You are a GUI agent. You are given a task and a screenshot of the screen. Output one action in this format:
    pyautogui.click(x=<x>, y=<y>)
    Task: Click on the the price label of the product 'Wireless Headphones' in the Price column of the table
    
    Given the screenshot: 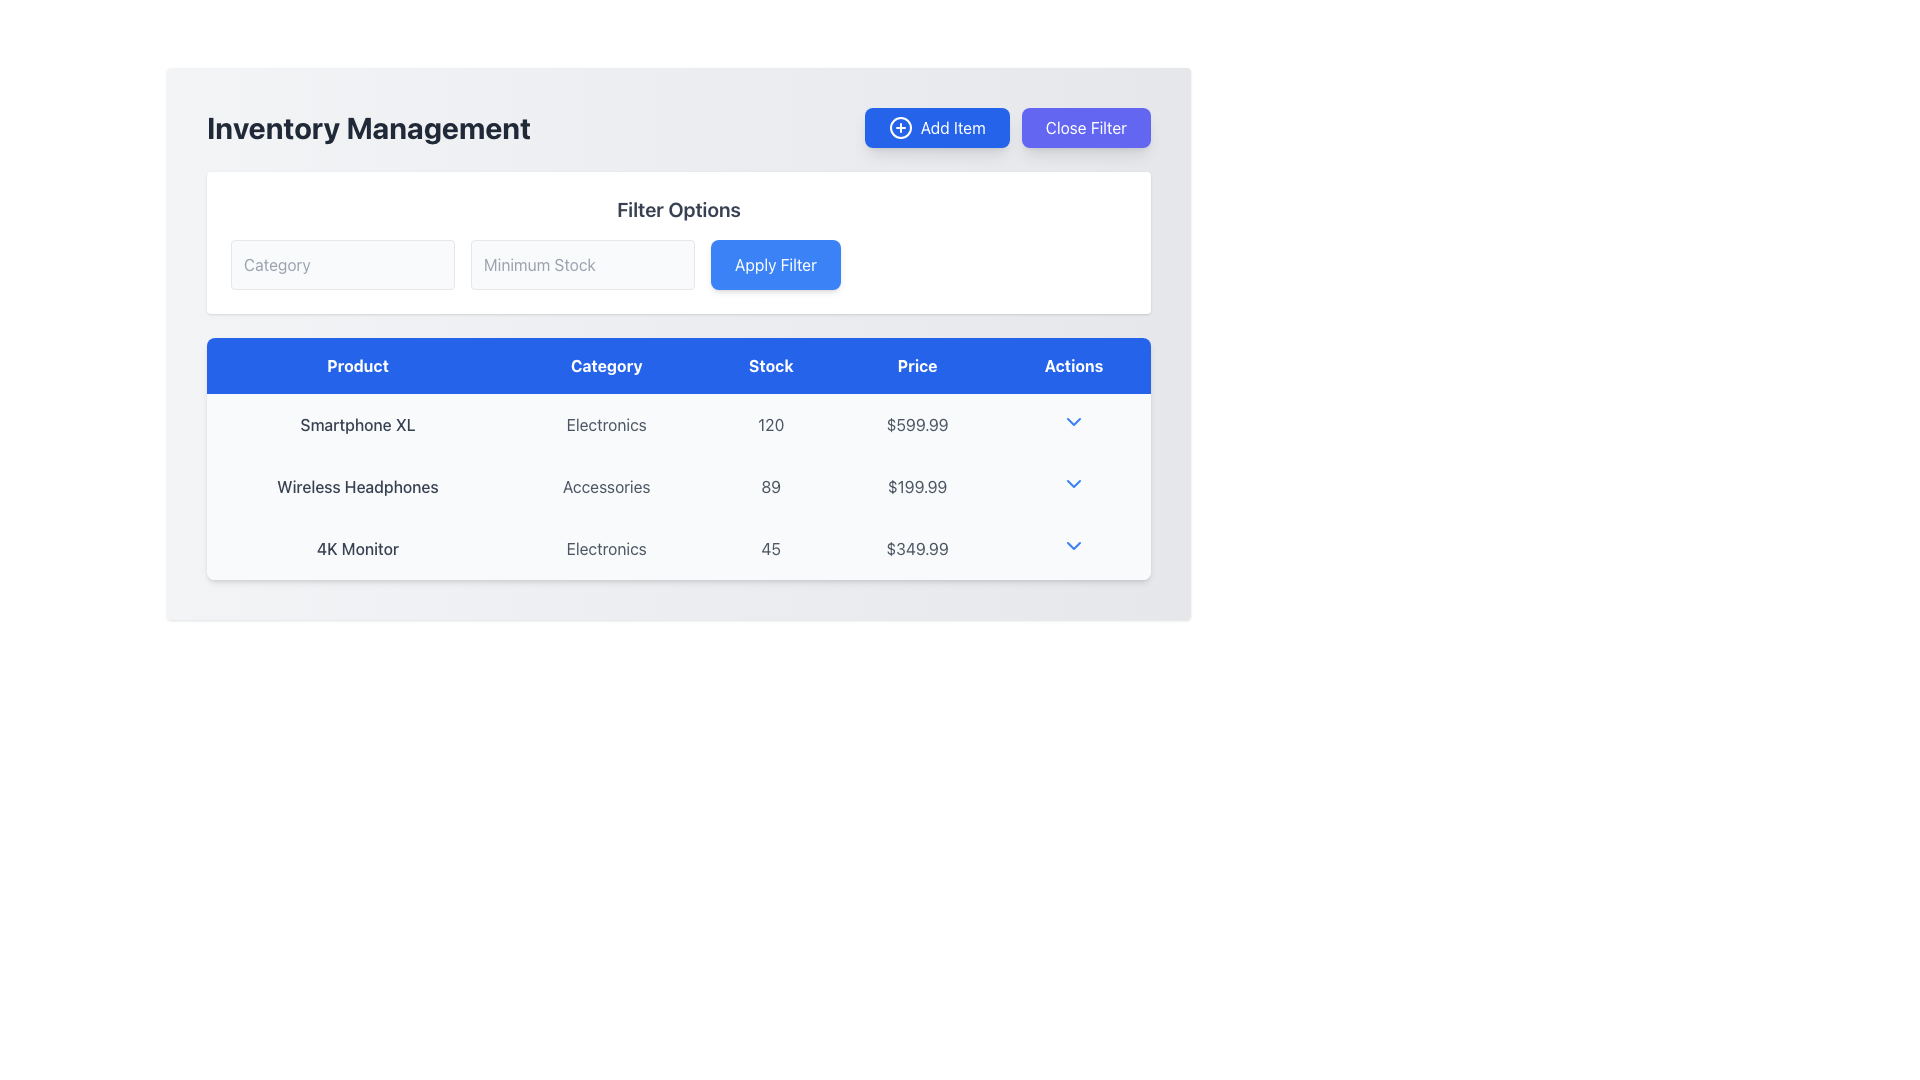 What is the action you would take?
    pyautogui.click(x=916, y=486)
    